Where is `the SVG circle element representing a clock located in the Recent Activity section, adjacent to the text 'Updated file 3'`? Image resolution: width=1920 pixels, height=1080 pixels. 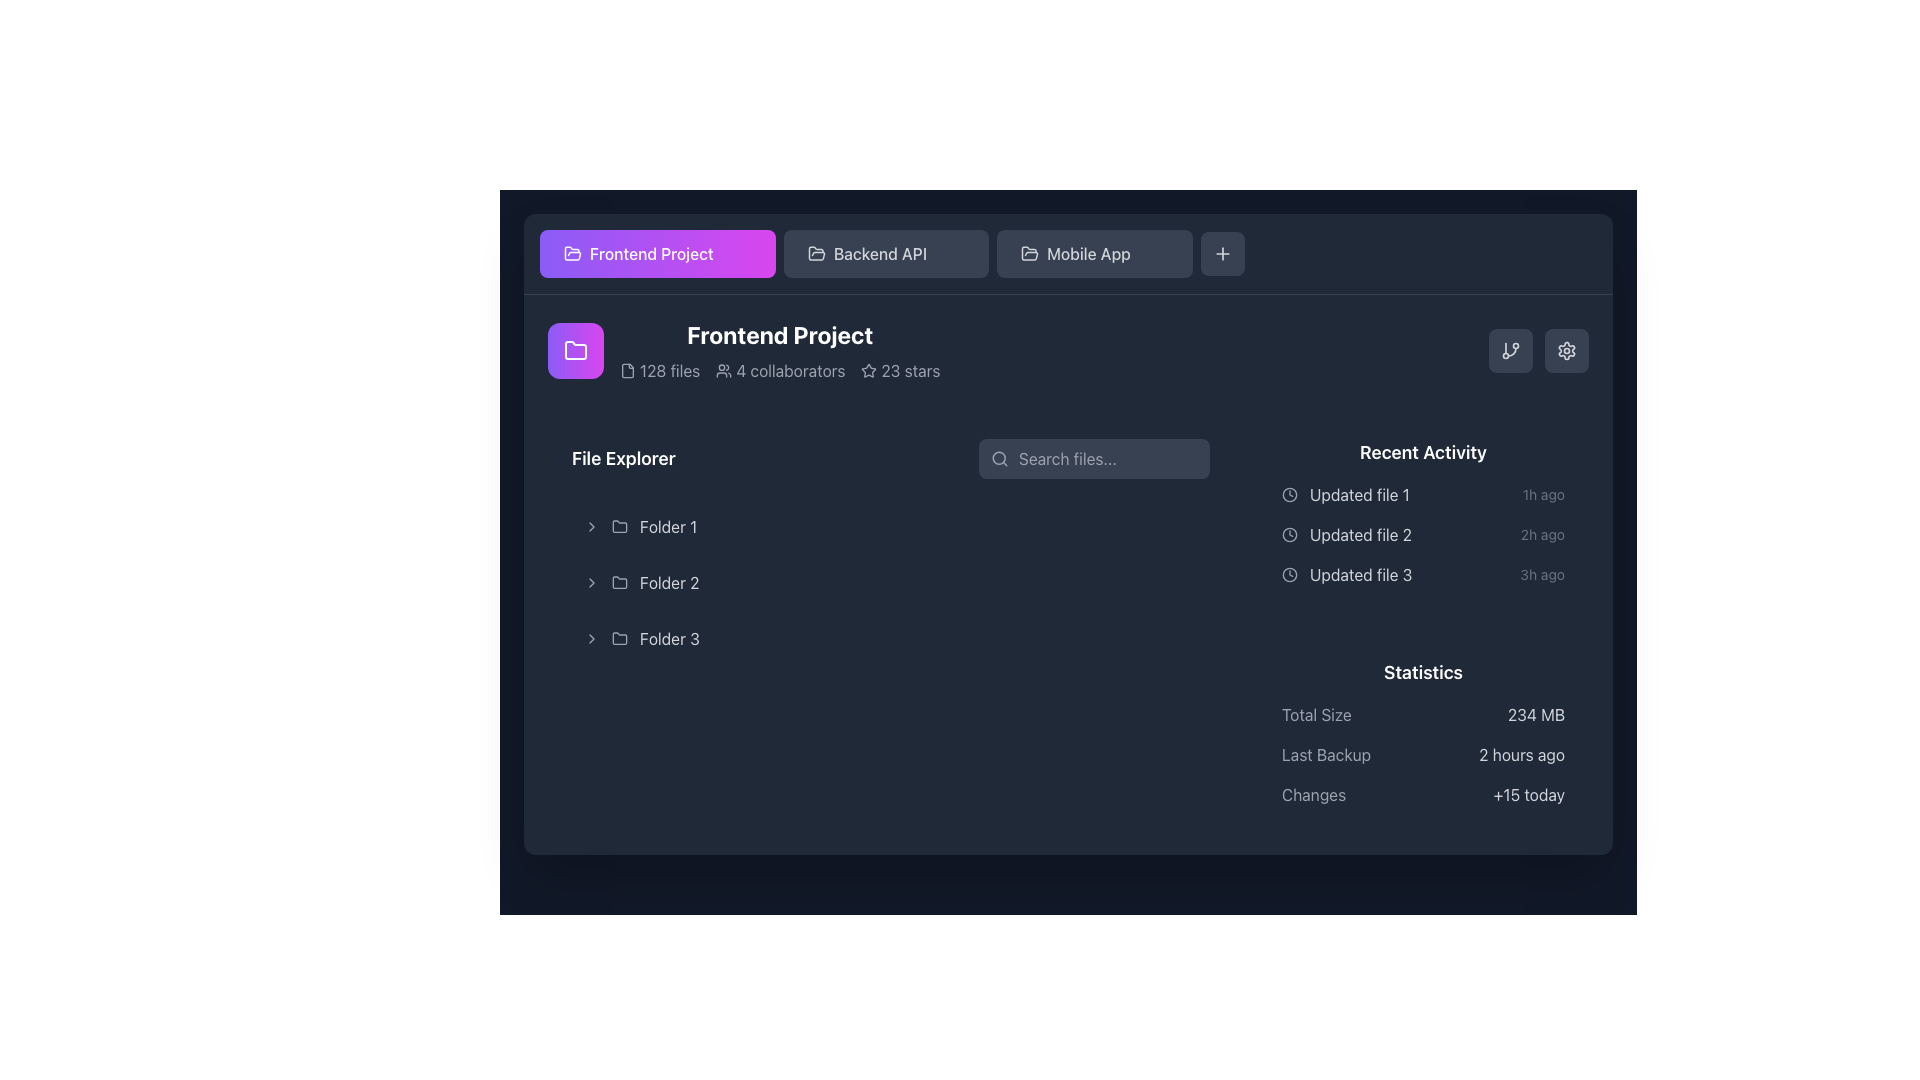
the SVG circle element representing a clock located in the Recent Activity section, adjacent to the text 'Updated file 3' is located at coordinates (1290, 574).